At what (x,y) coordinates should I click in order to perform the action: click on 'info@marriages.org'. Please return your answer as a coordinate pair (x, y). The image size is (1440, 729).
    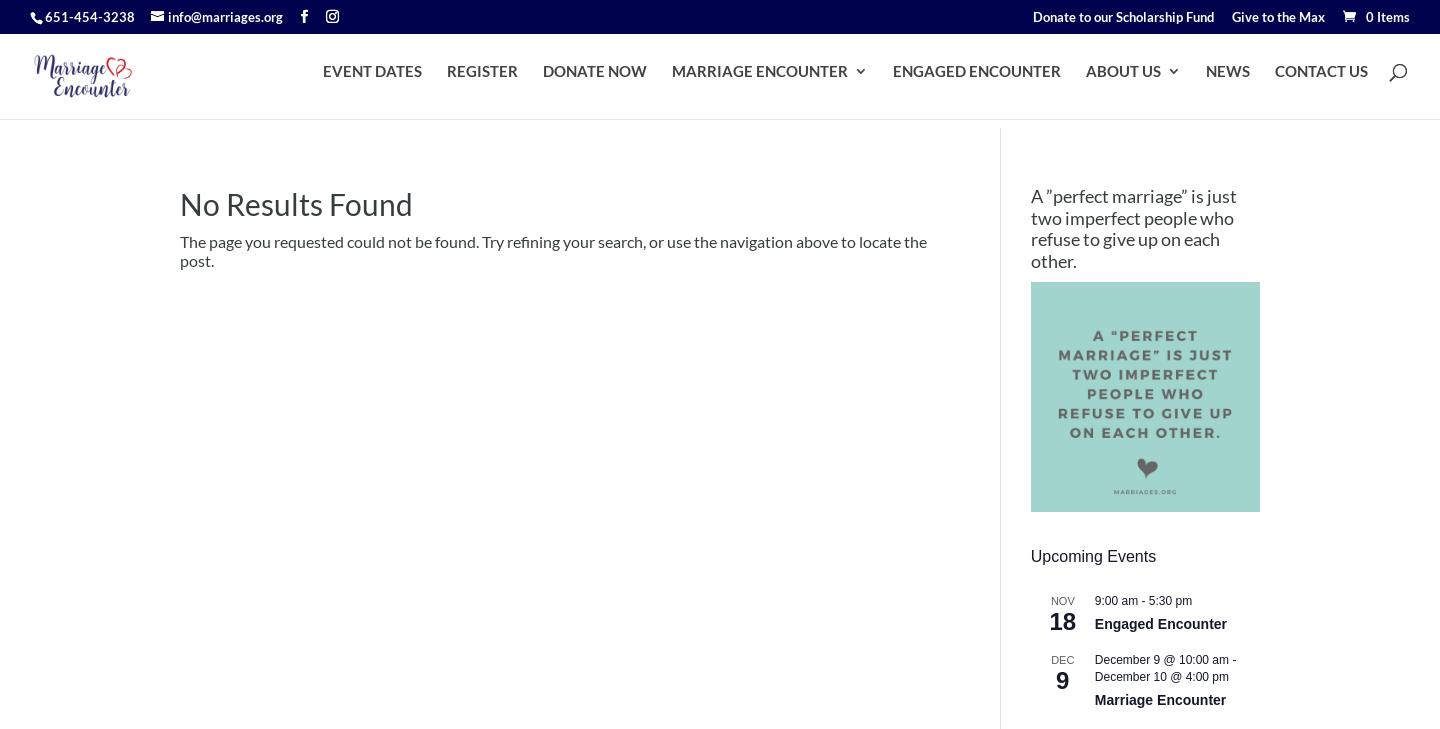
    Looking at the image, I should click on (167, 14).